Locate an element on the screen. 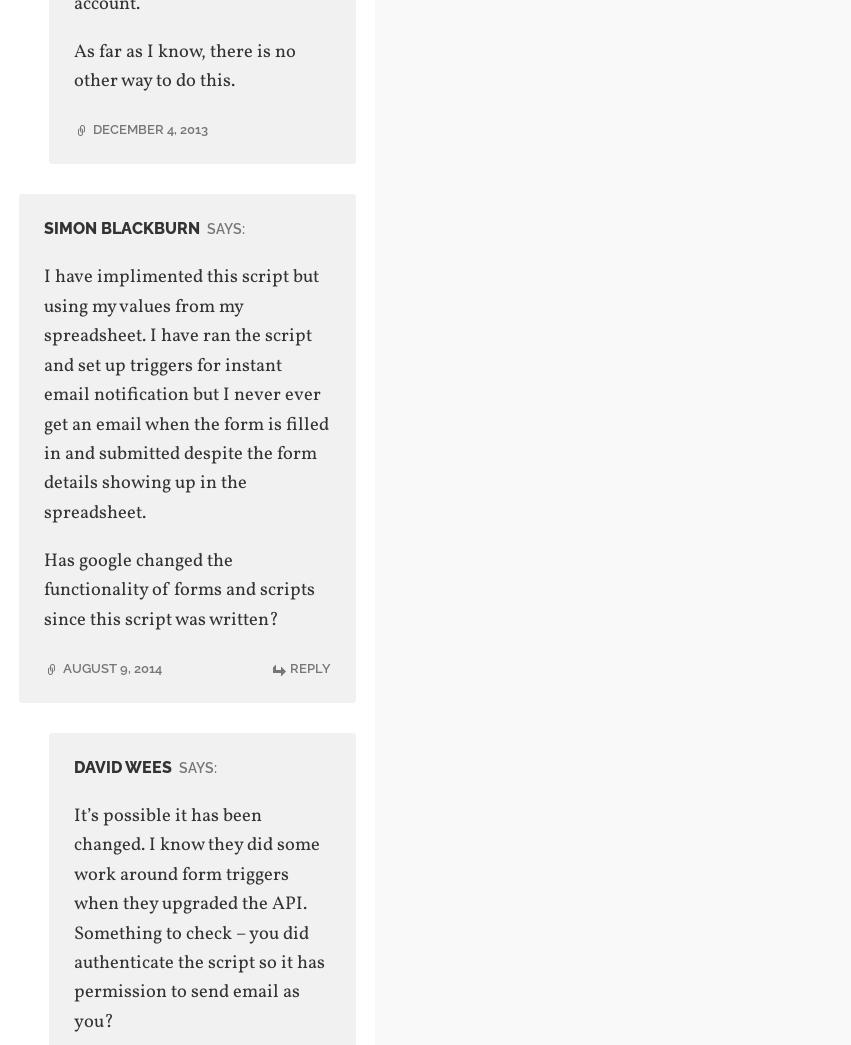  'Simon Blackburn' is located at coordinates (42, 228).